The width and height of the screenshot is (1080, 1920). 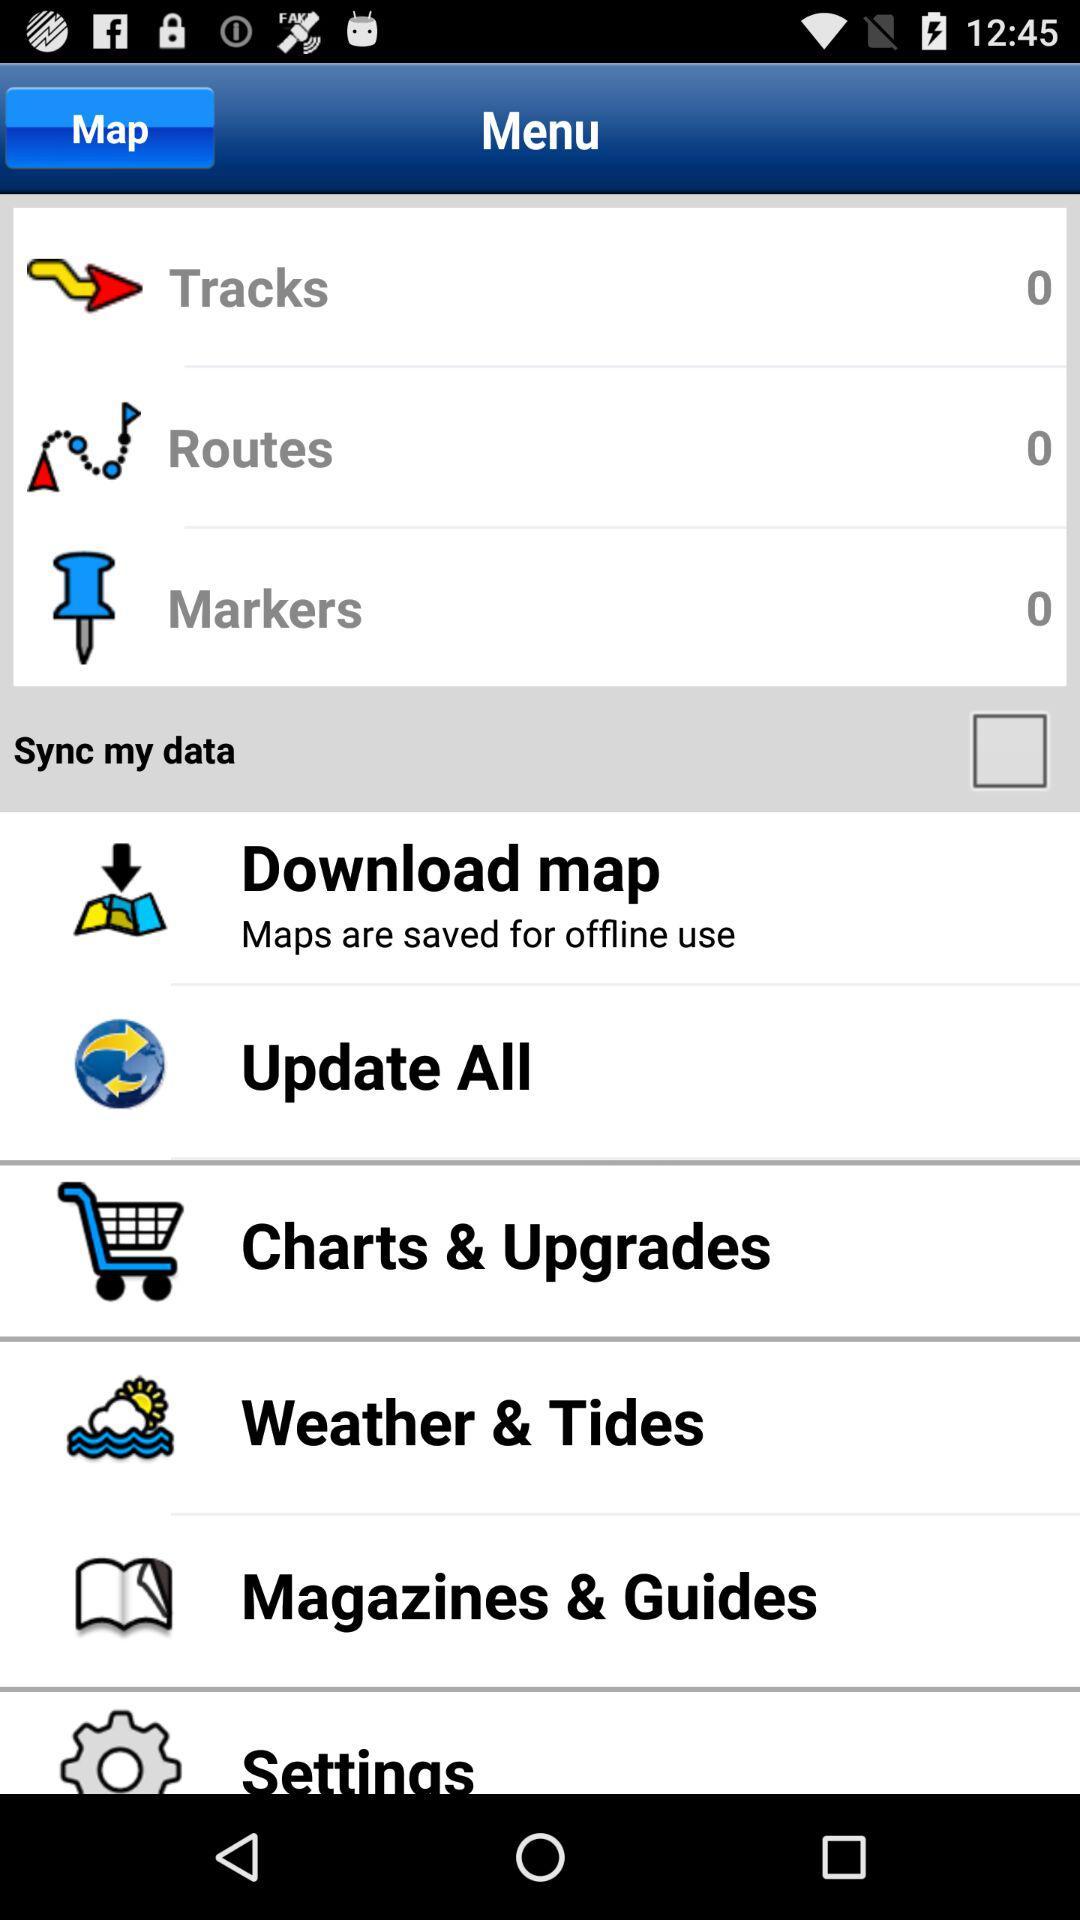 What do you see at coordinates (1012, 748) in the screenshot?
I see `the icon next to the sync my data app` at bounding box center [1012, 748].